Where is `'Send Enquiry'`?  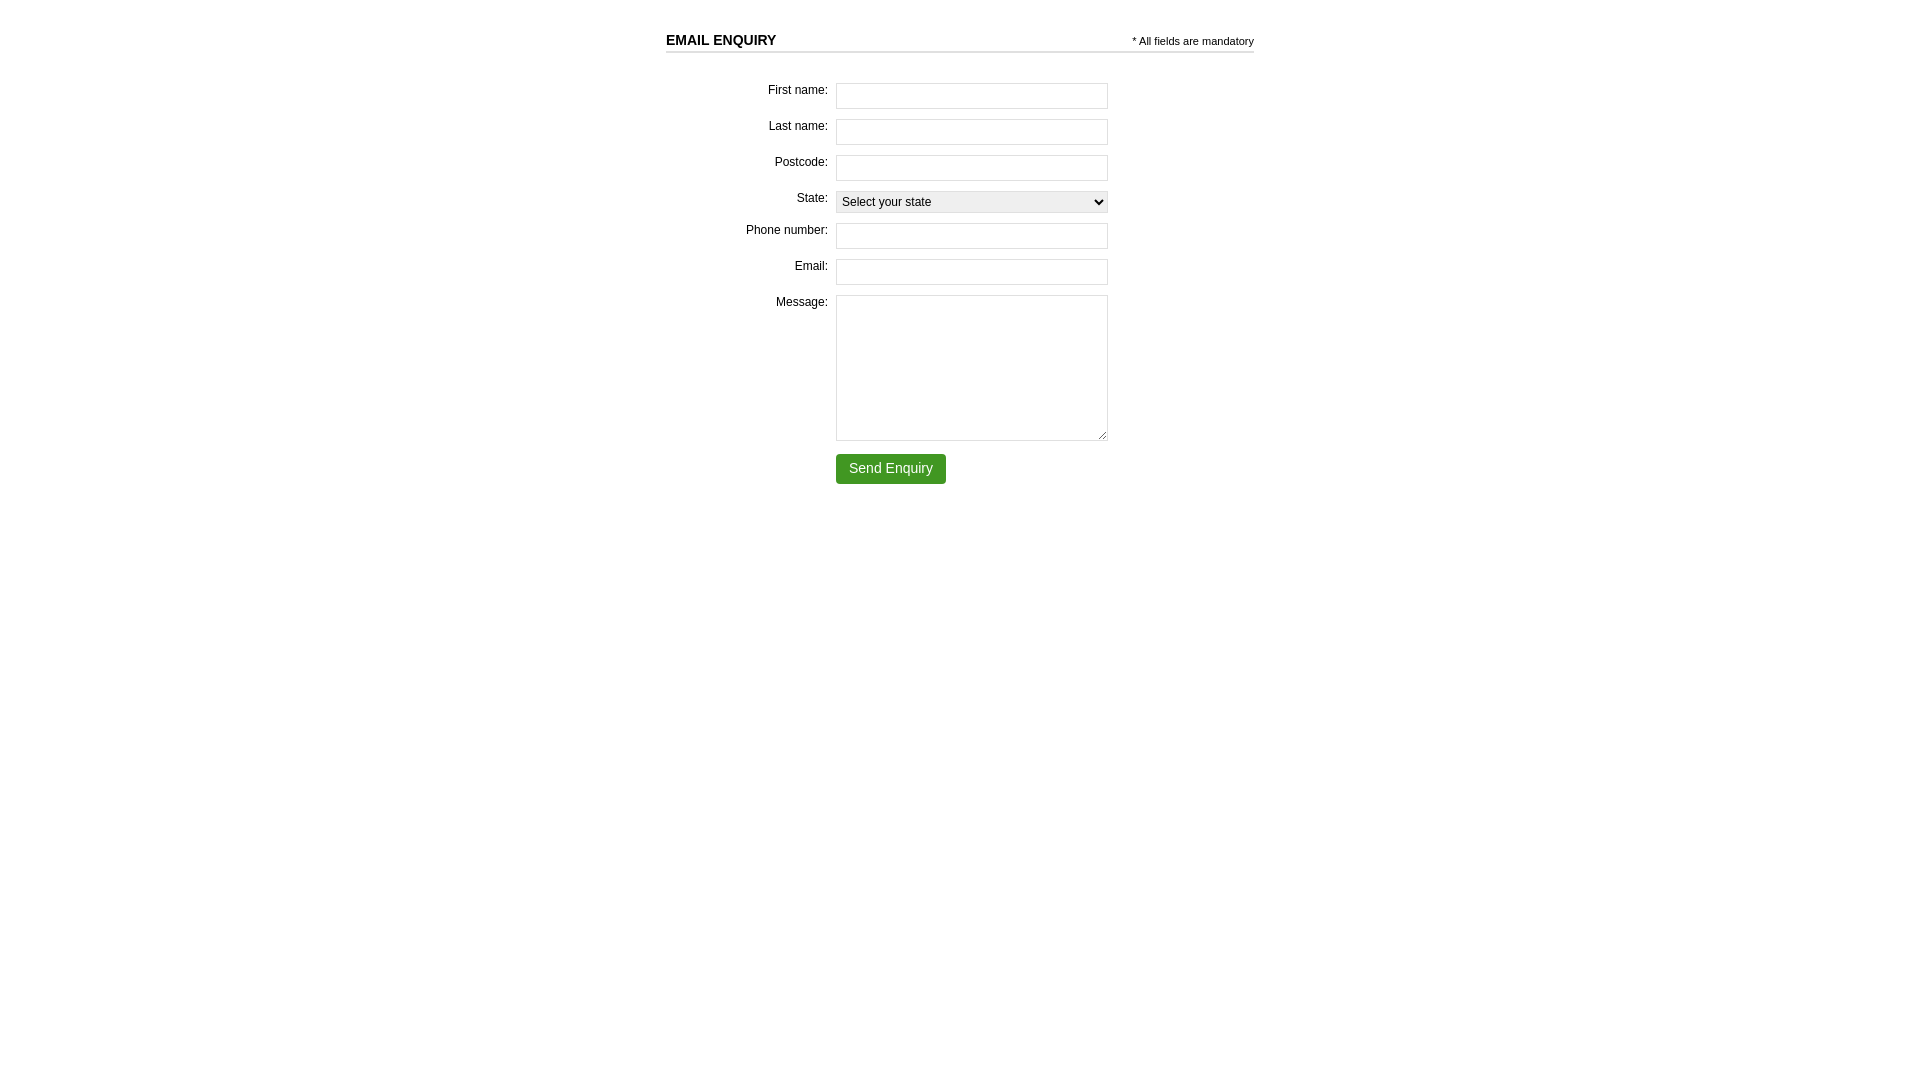 'Send Enquiry' is located at coordinates (890, 469).